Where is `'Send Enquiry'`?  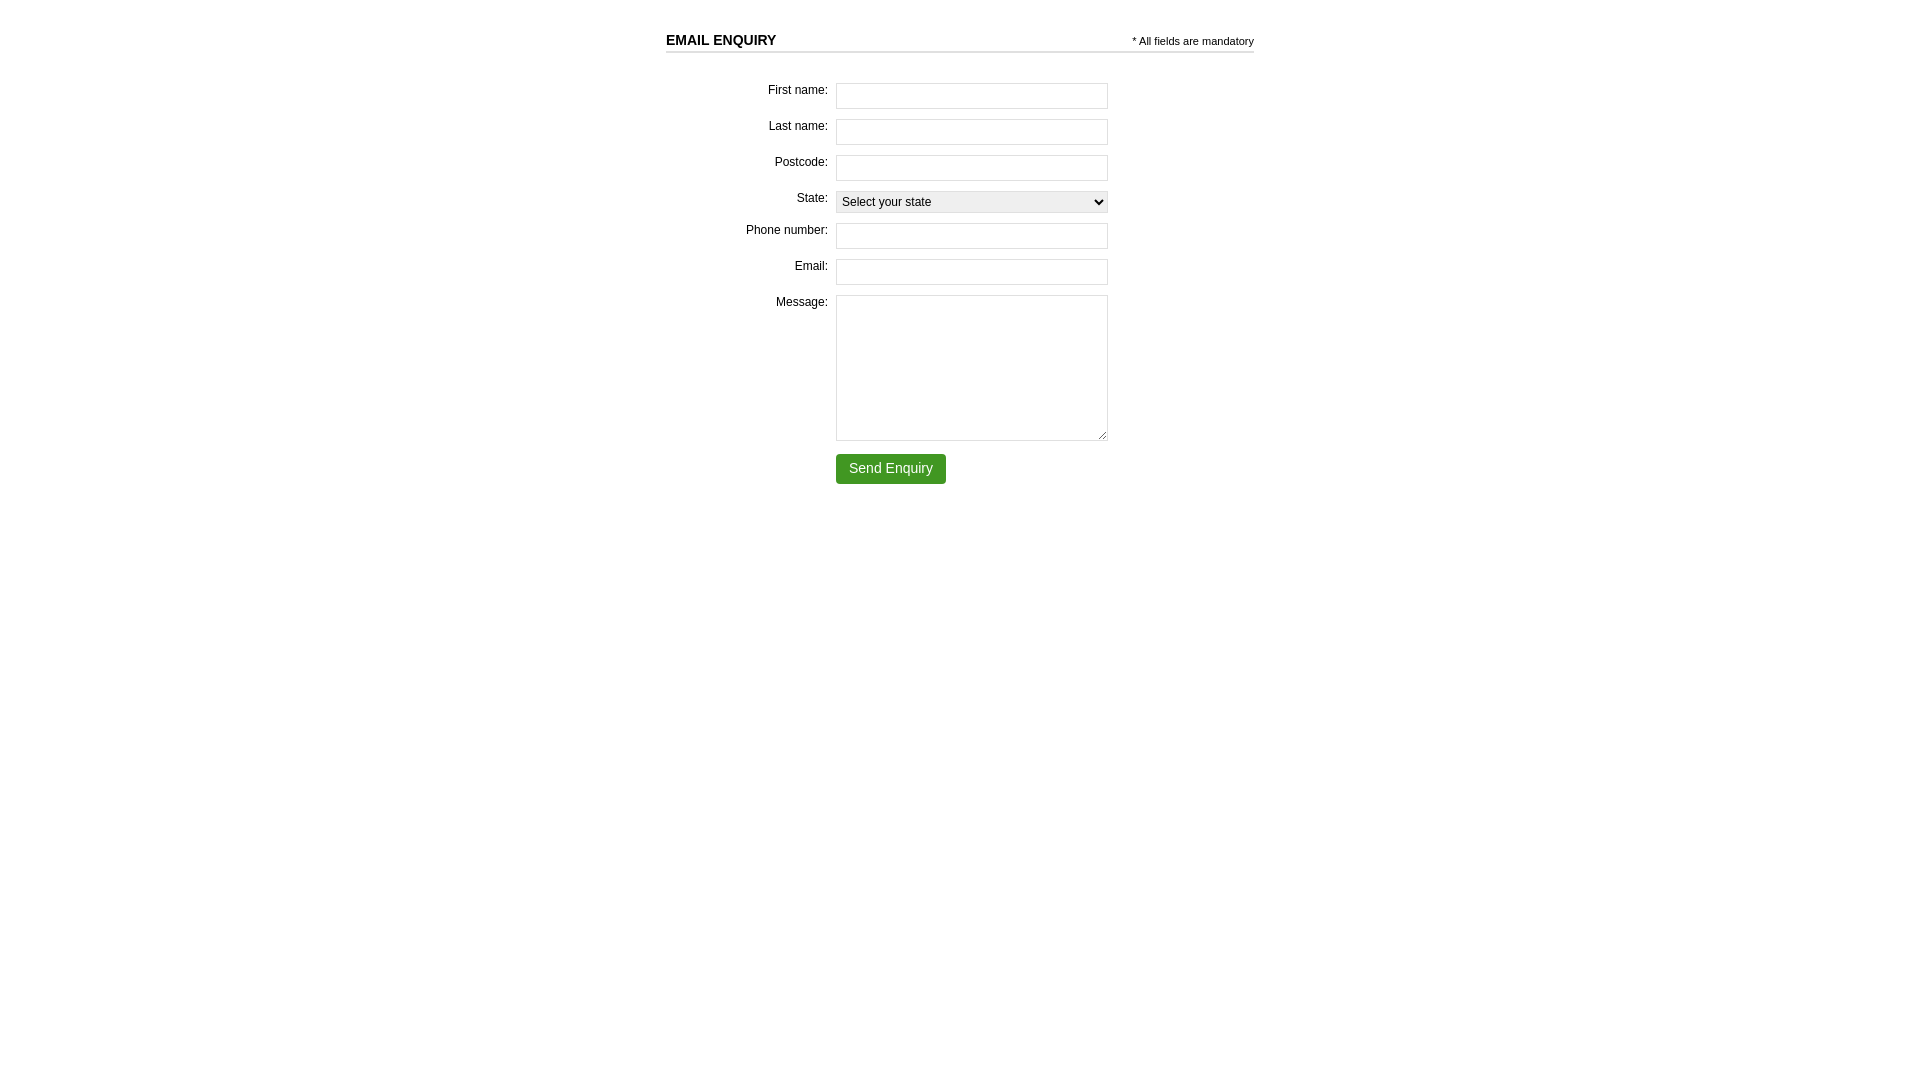 'Send Enquiry' is located at coordinates (890, 469).